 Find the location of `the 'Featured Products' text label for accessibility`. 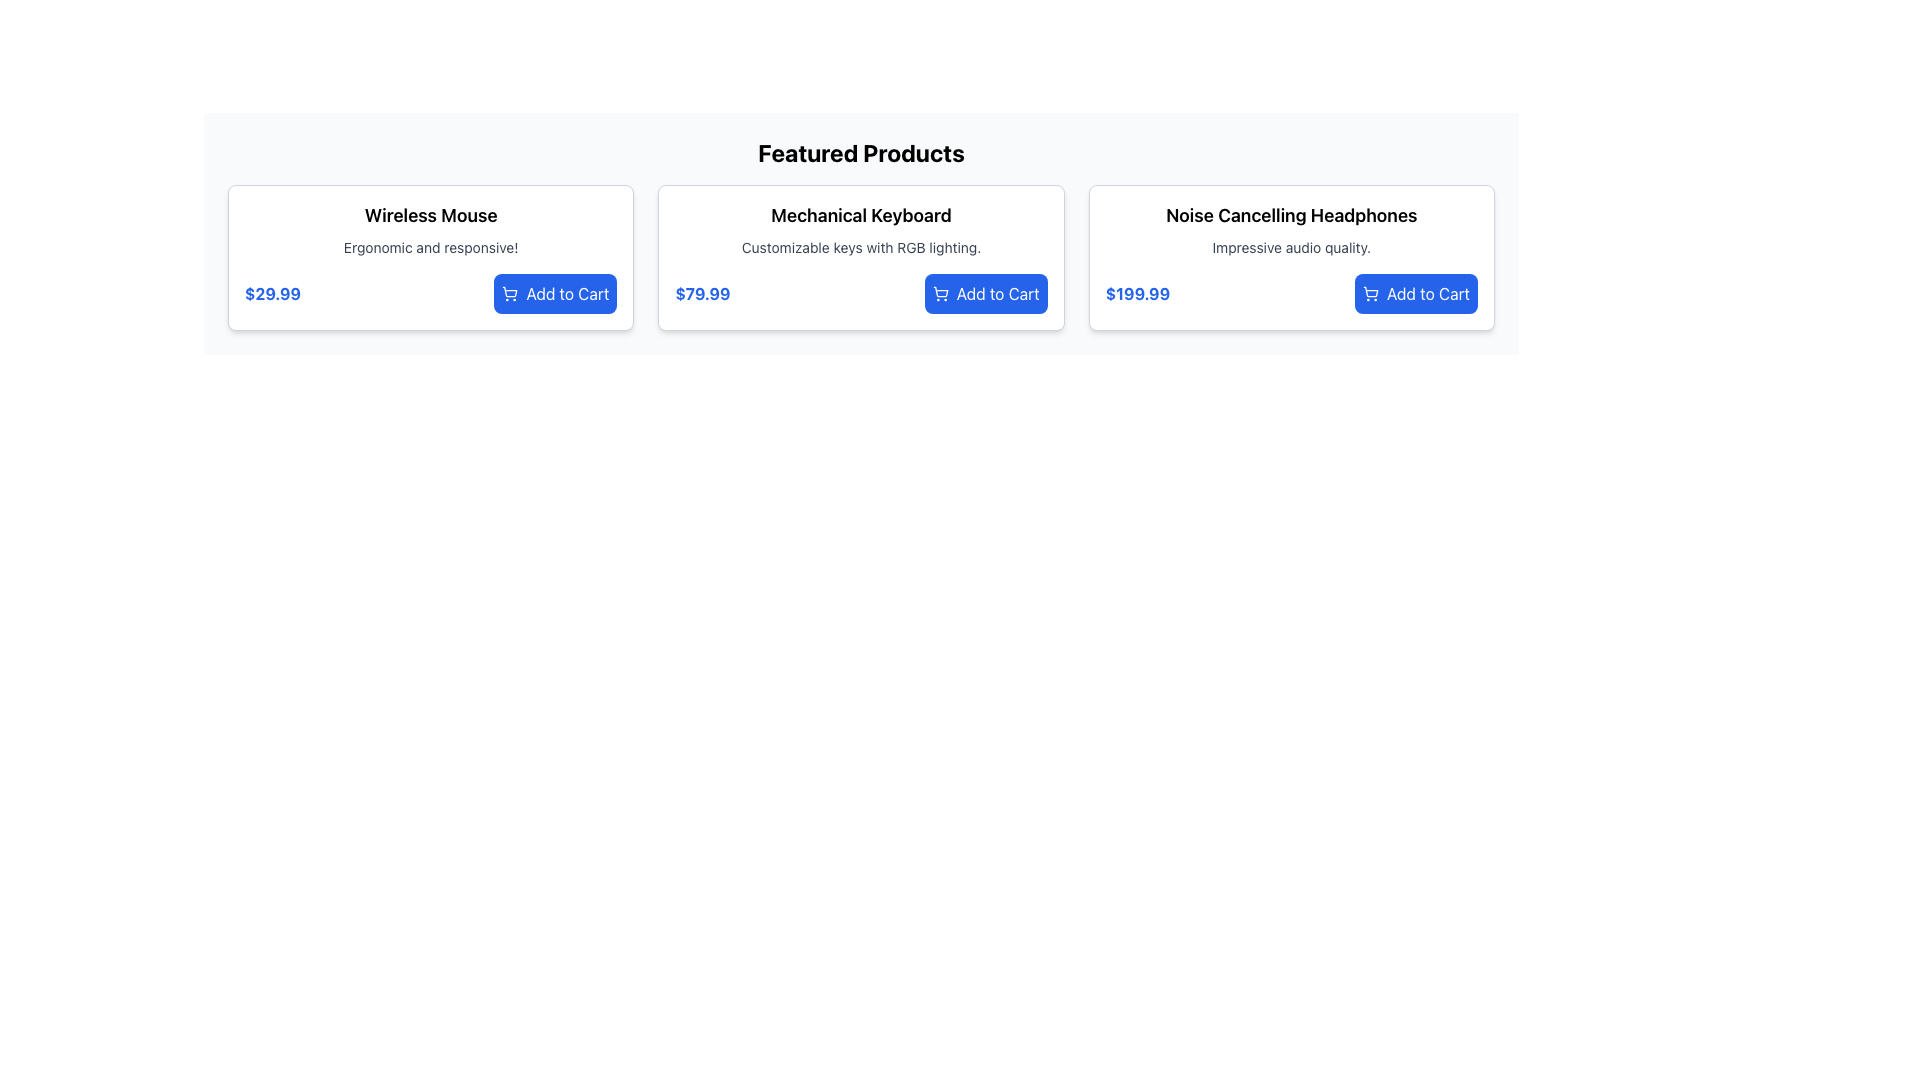

the 'Featured Products' text label for accessibility is located at coordinates (861, 152).